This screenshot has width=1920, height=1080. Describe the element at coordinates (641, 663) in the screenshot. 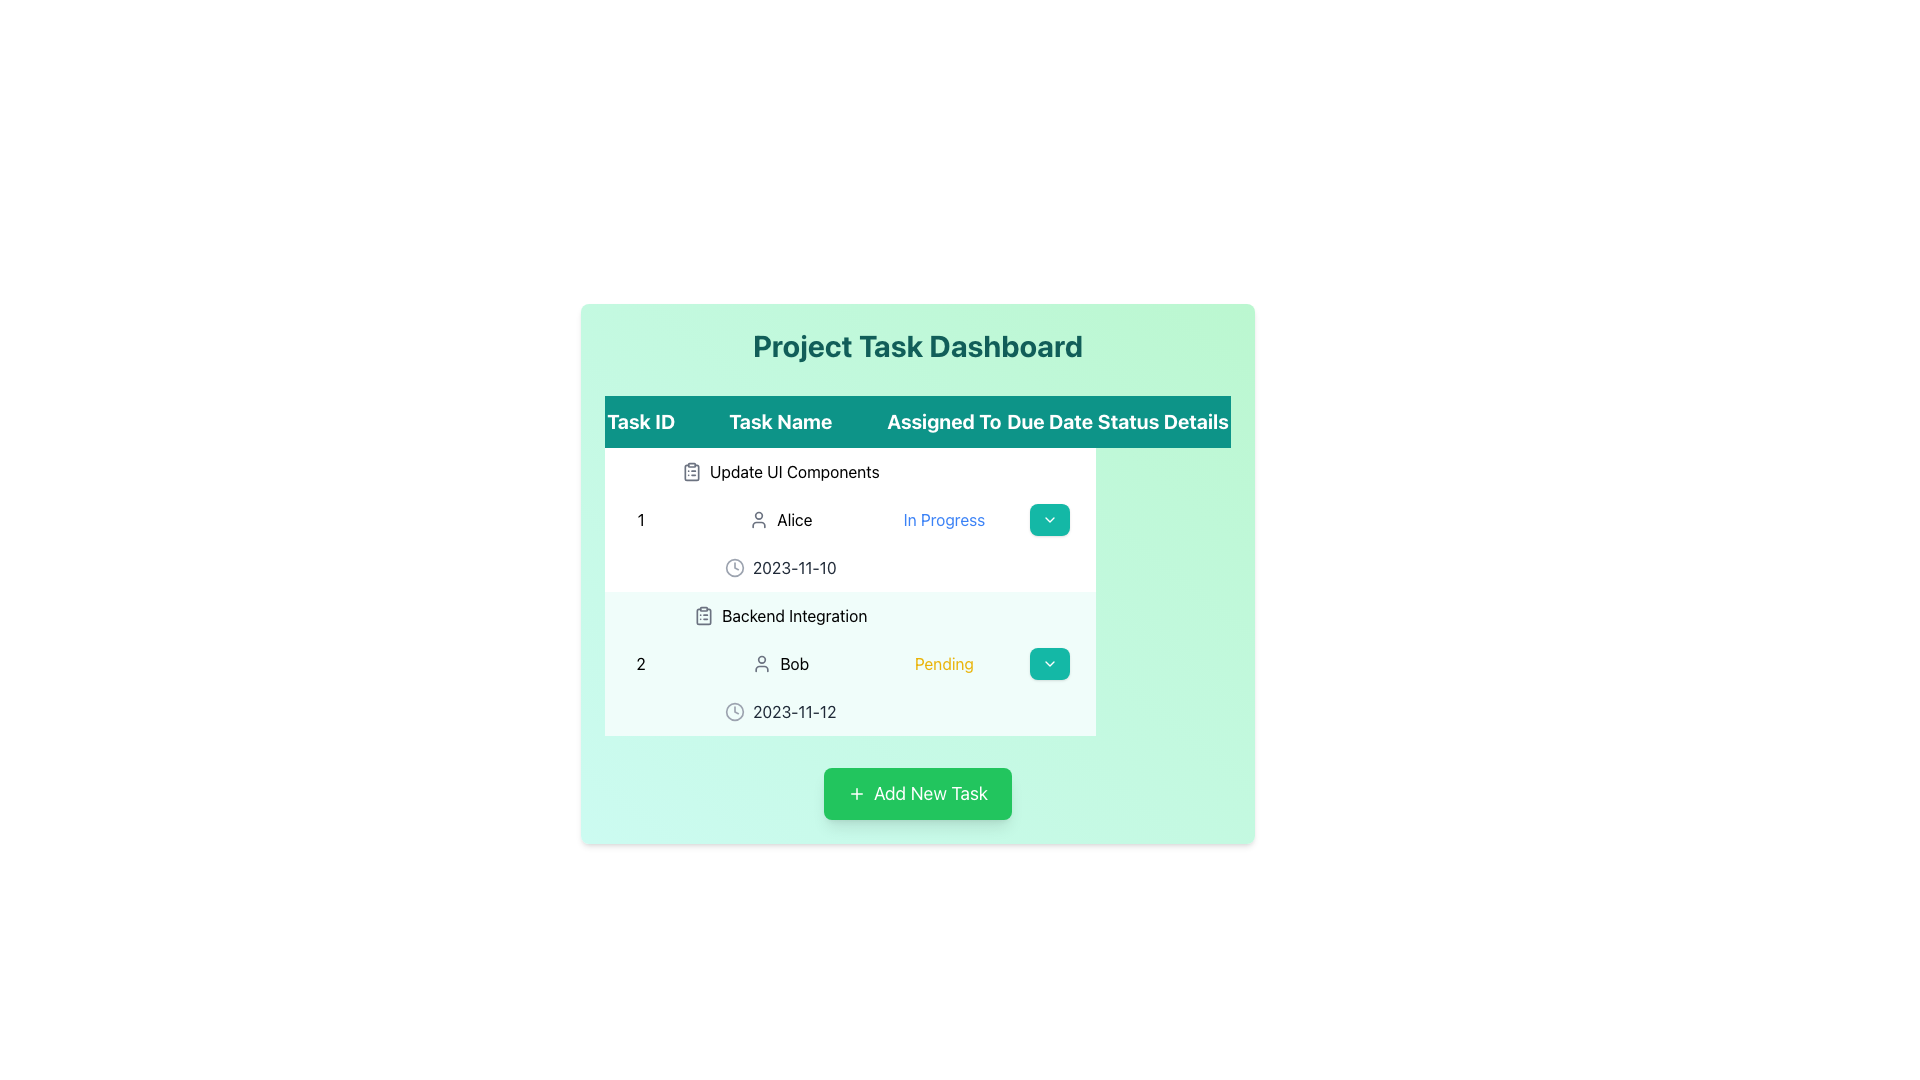

I see `the plain text '2' located in the second row under the 'Task ID' column of the task table` at that location.